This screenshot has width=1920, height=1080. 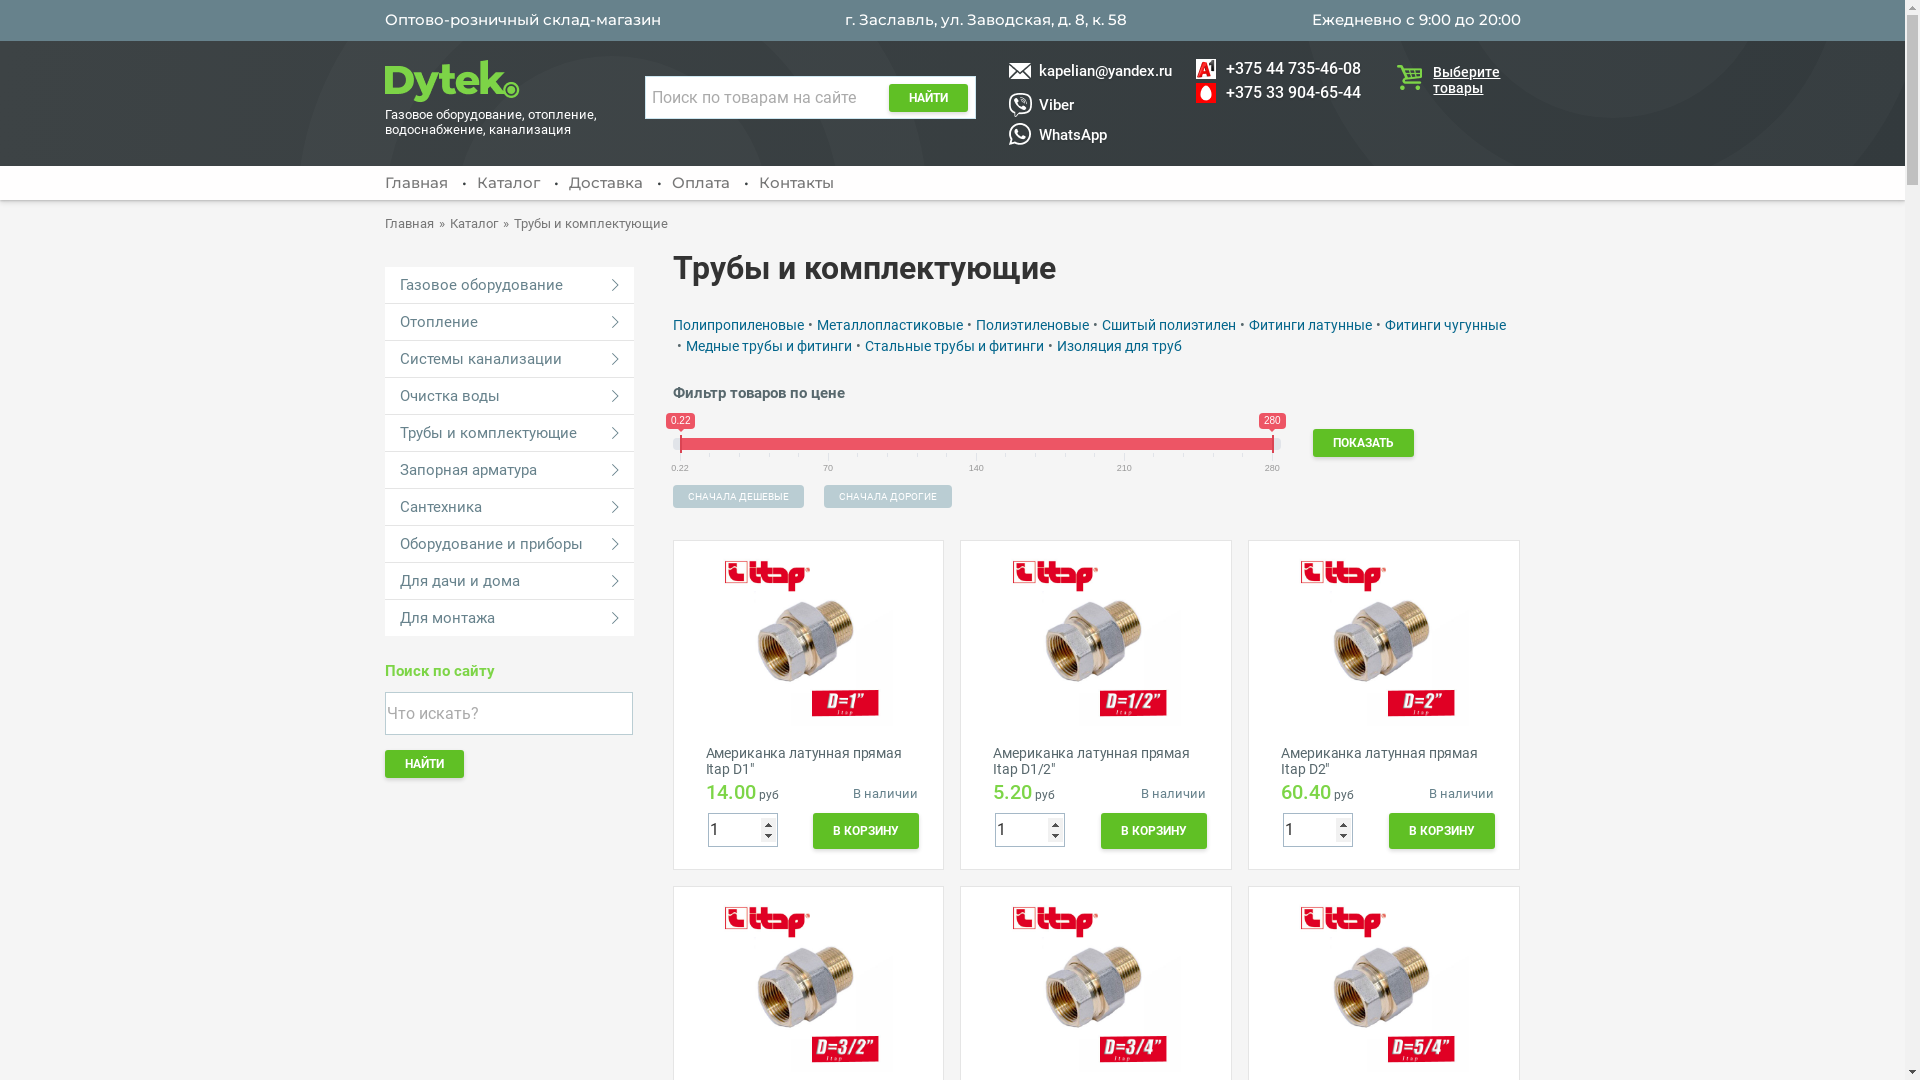 I want to click on 'kapelian@yandex.ru', so click(x=1089, y=69).